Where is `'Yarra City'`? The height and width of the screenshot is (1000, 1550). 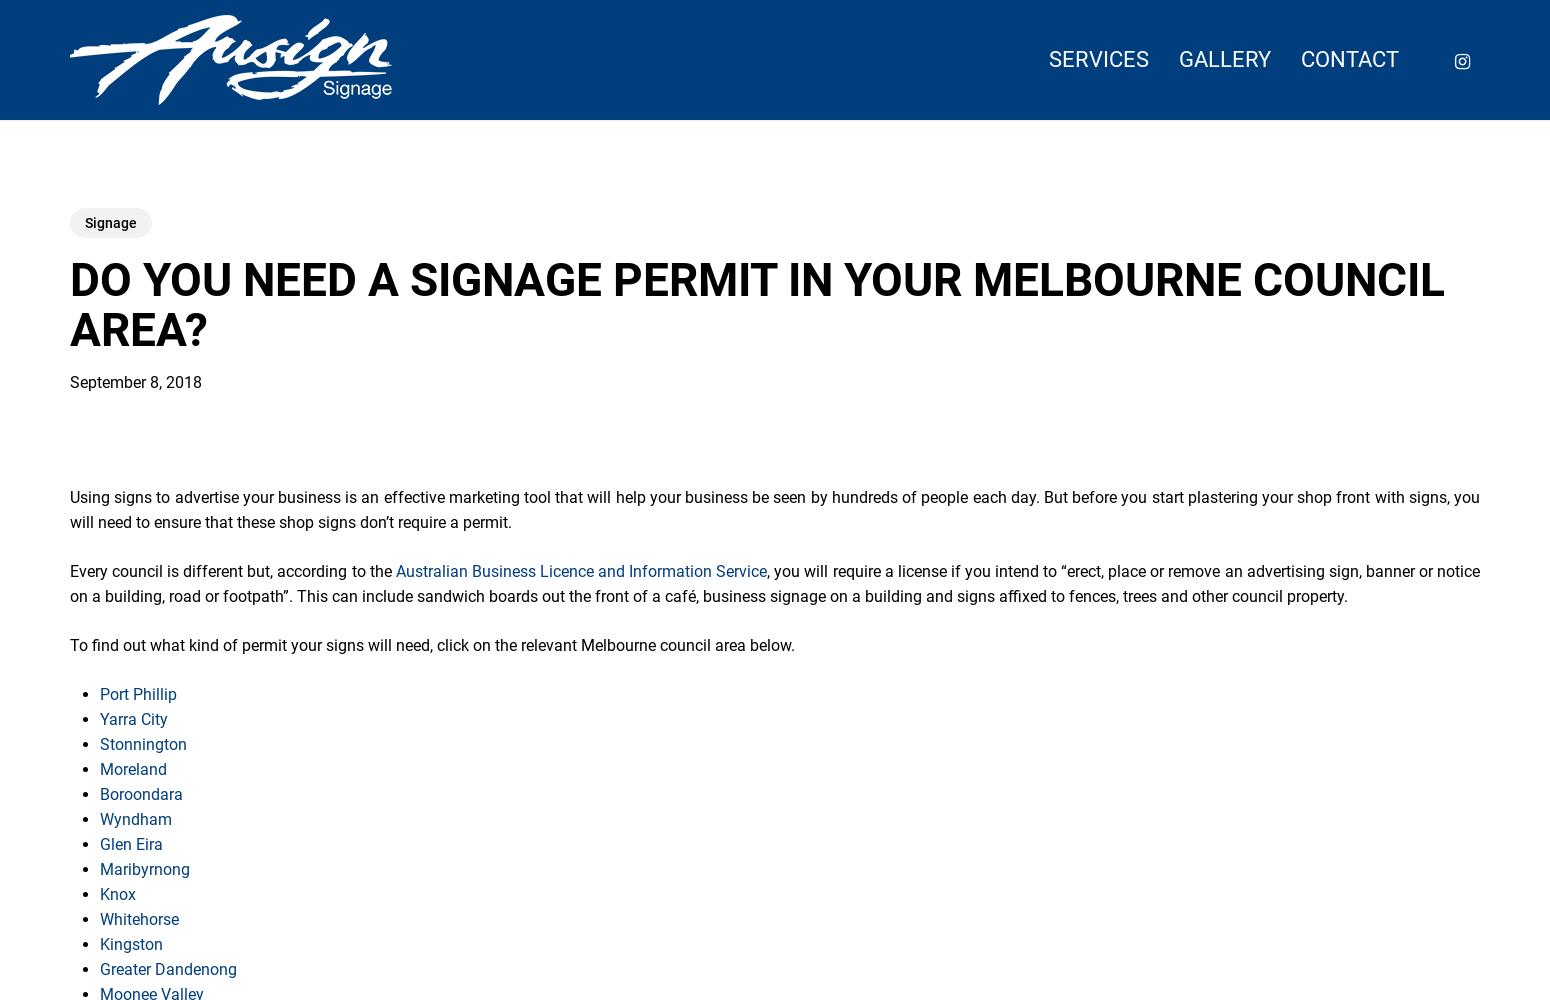
'Yarra City' is located at coordinates (134, 718).